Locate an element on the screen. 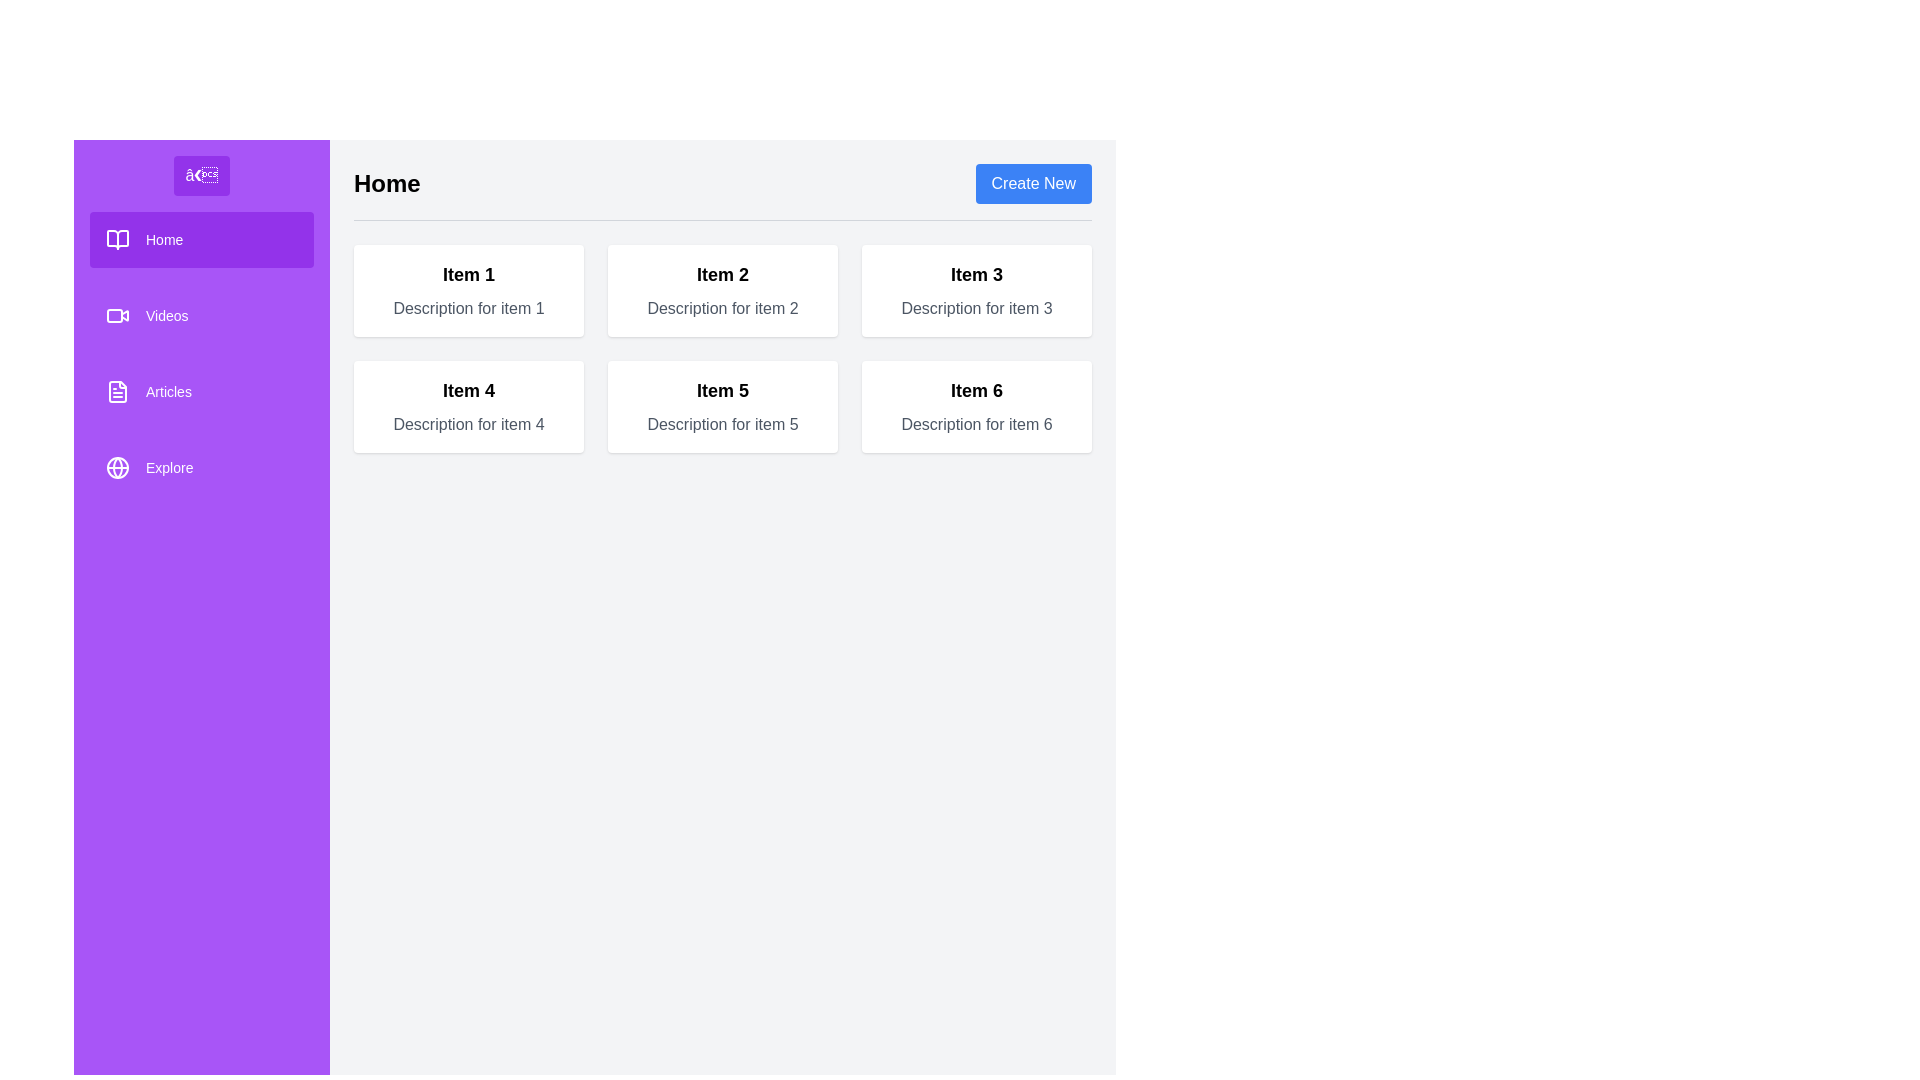  the Informational card displaying 'Item 3', which is located in the right column of the first row within a grid layout is located at coordinates (977, 290).